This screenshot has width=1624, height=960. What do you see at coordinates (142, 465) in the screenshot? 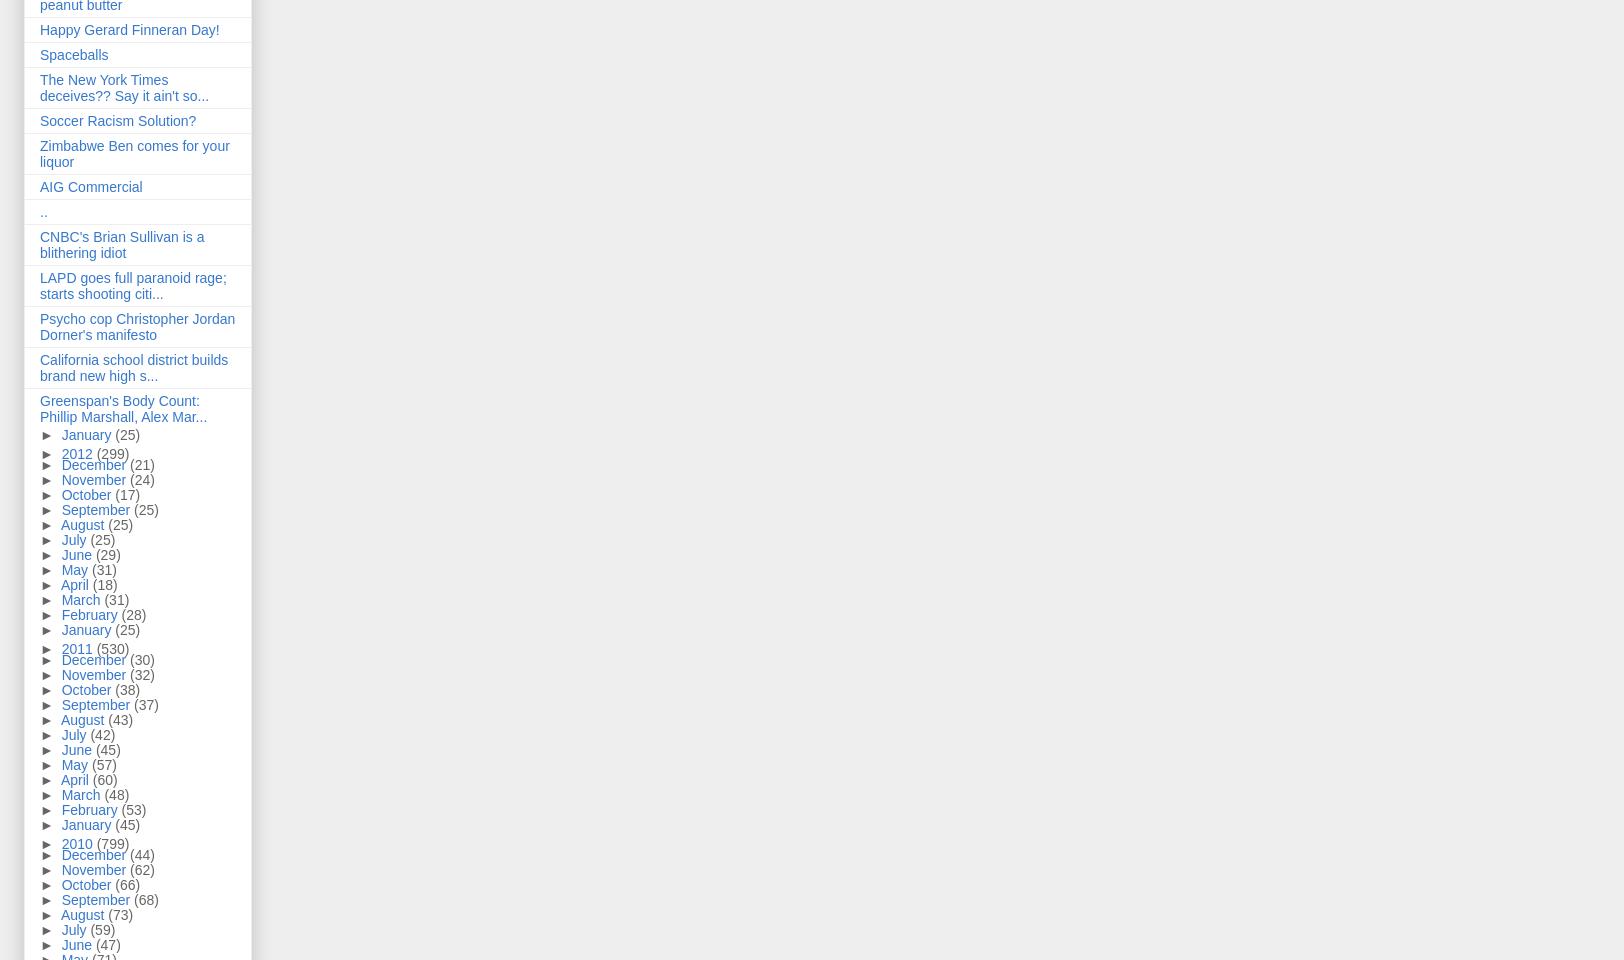
I see `'(21)'` at bounding box center [142, 465].